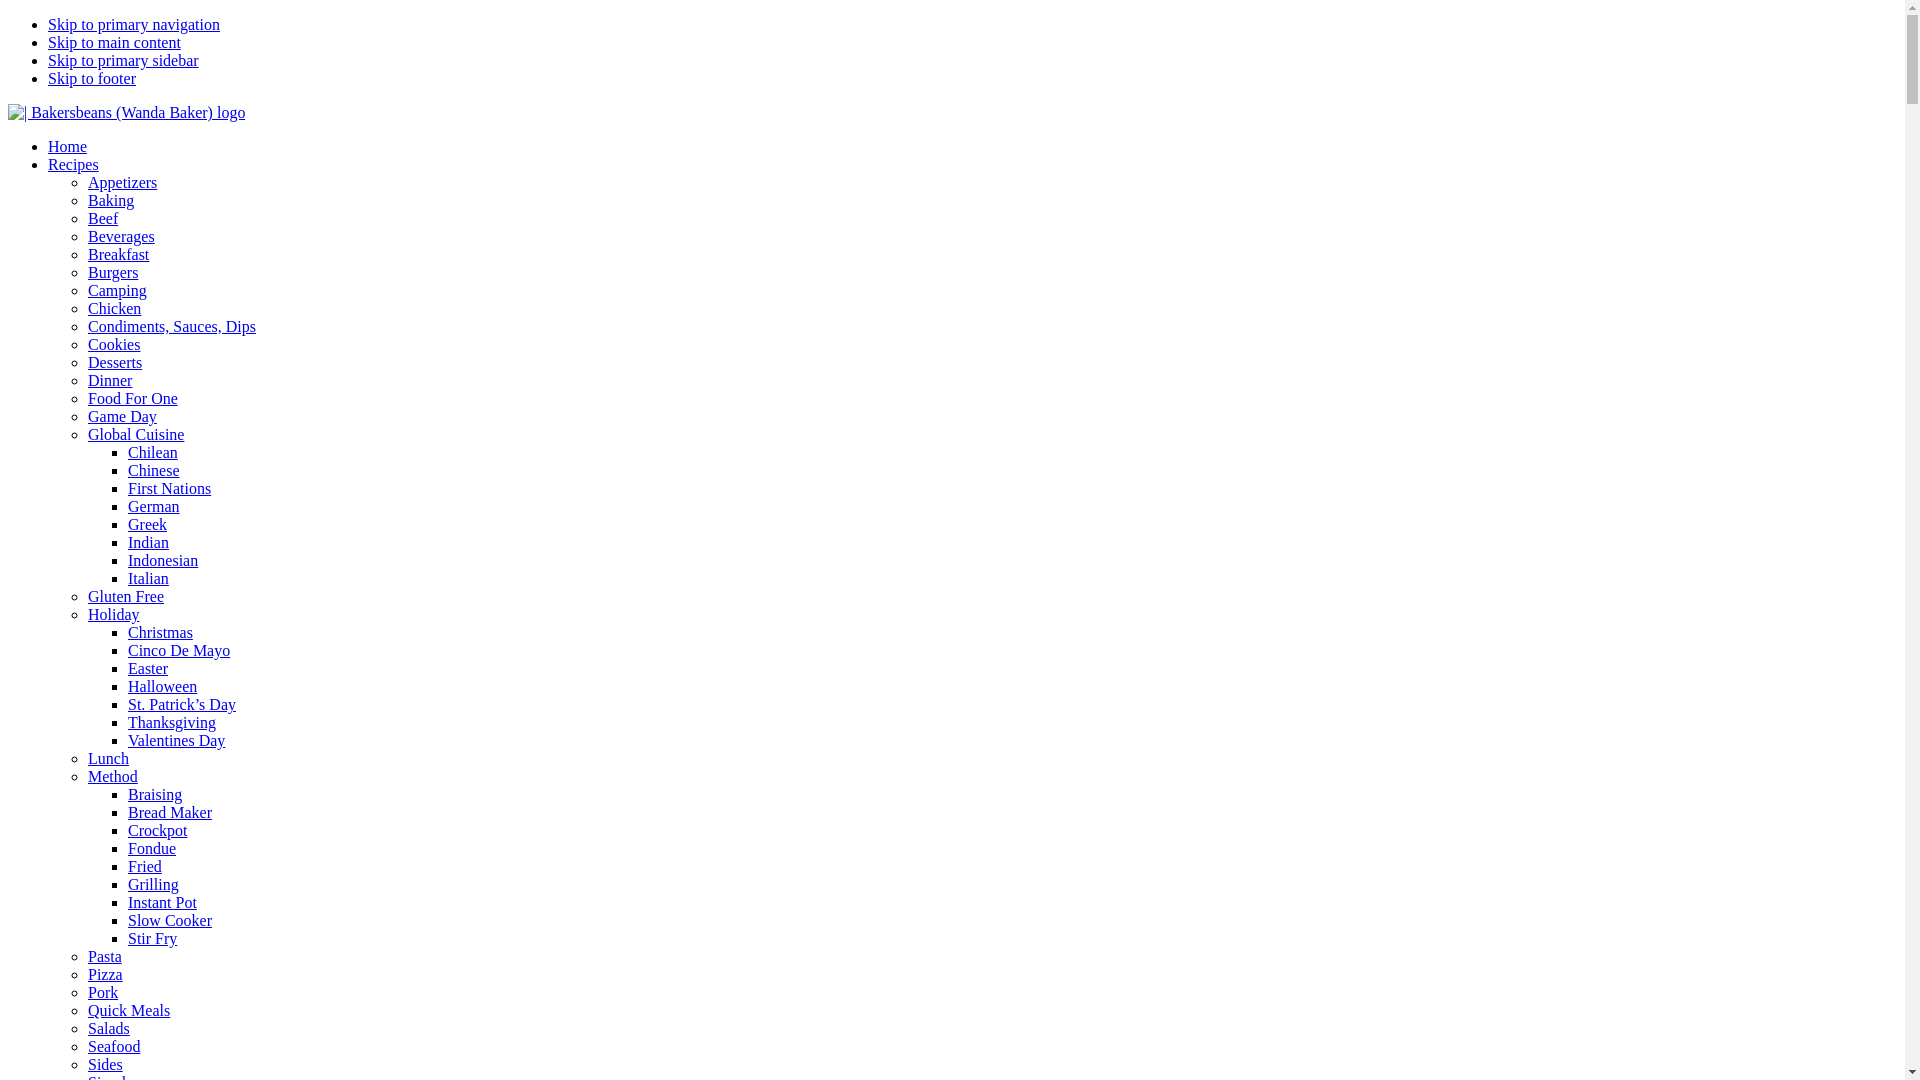  I want to click on 'Appetizers', so click(121, 182).